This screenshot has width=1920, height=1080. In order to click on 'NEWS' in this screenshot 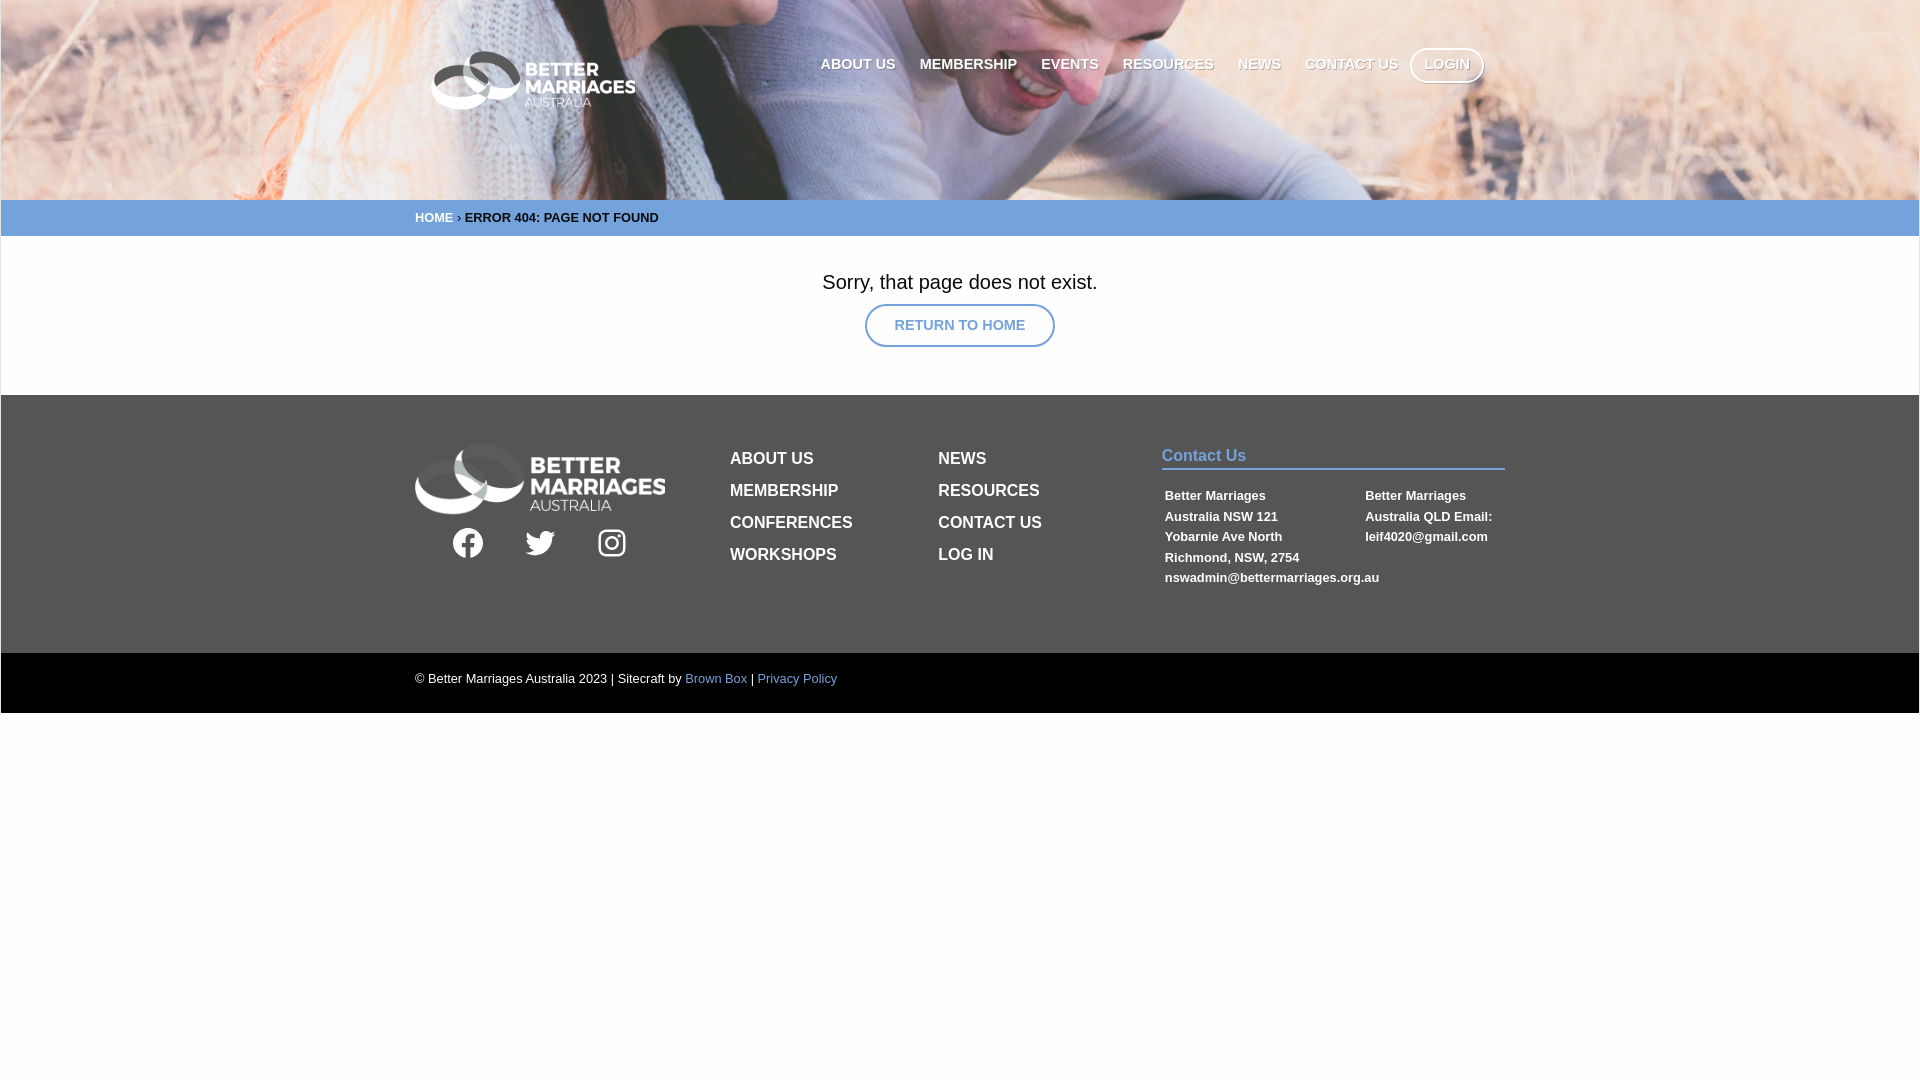, I will do `click(961, 458)`.